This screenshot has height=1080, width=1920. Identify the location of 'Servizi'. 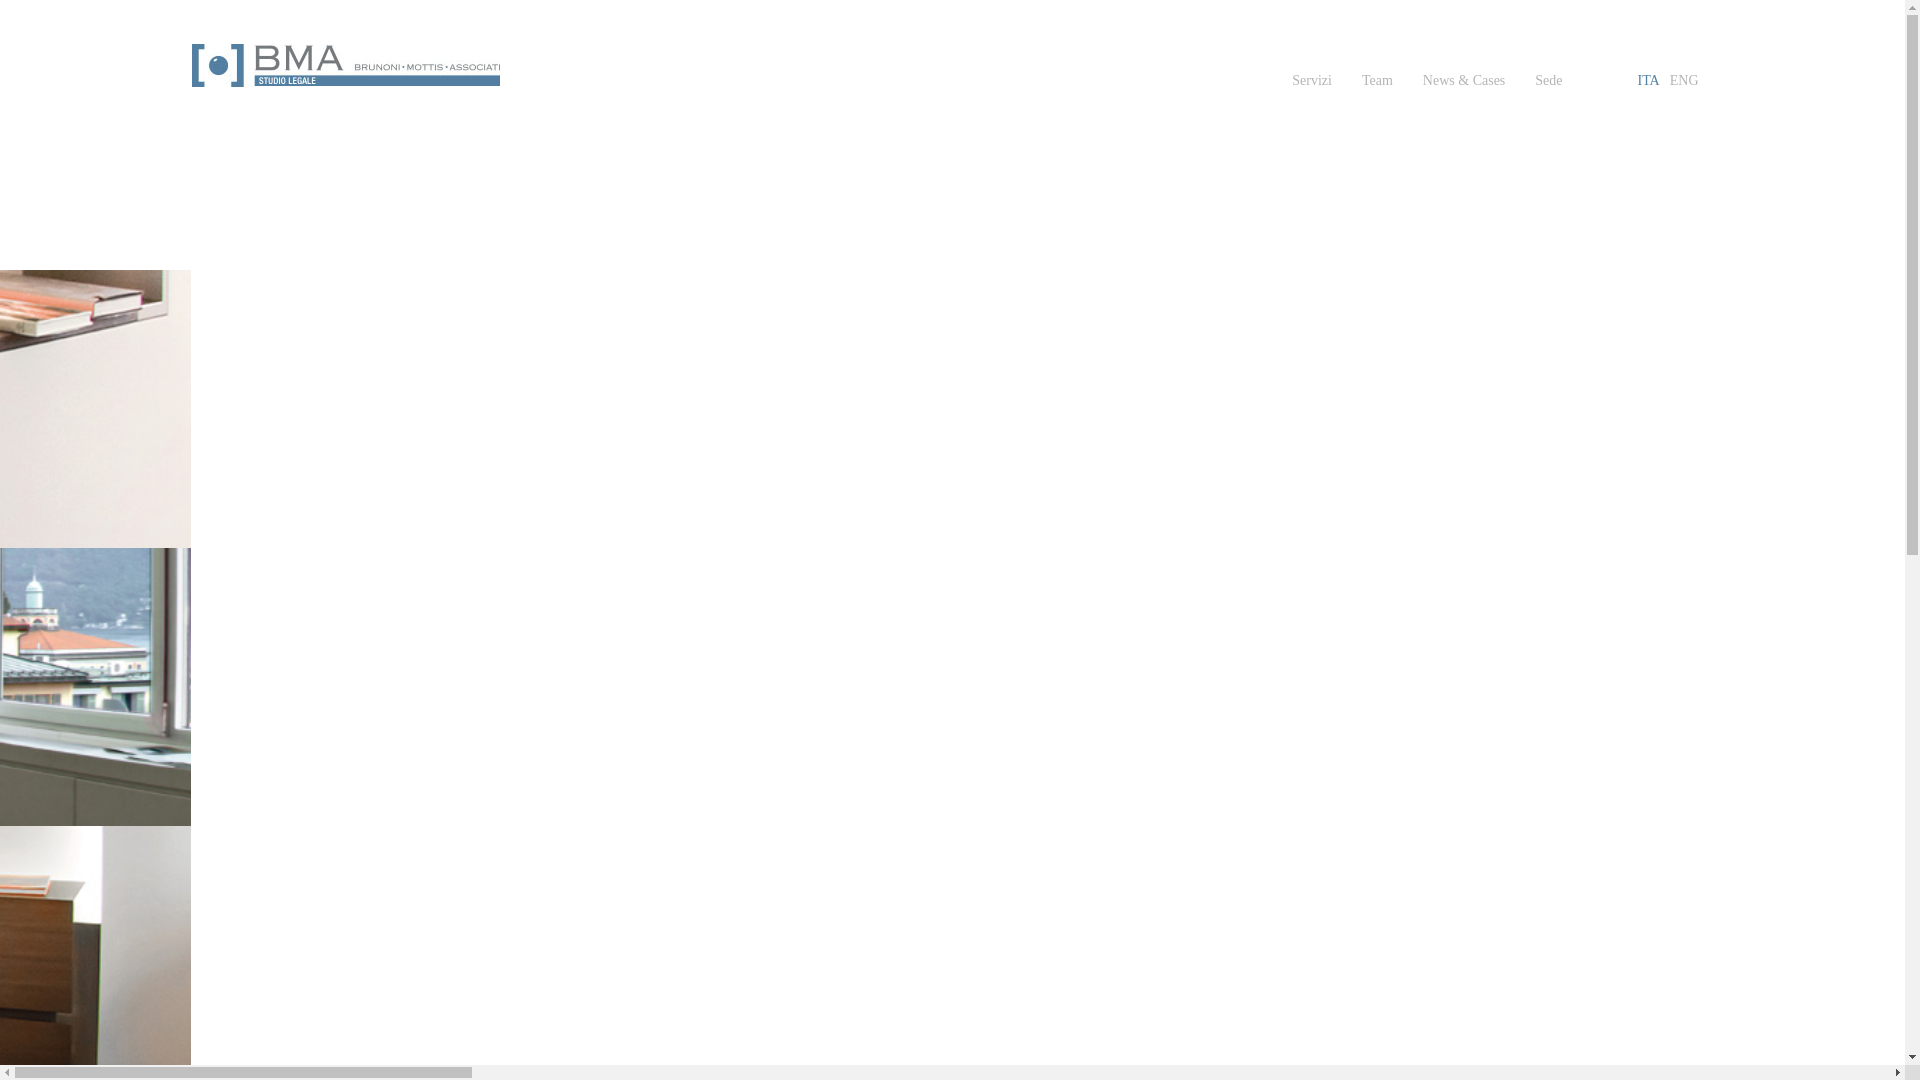
(1311, 80).